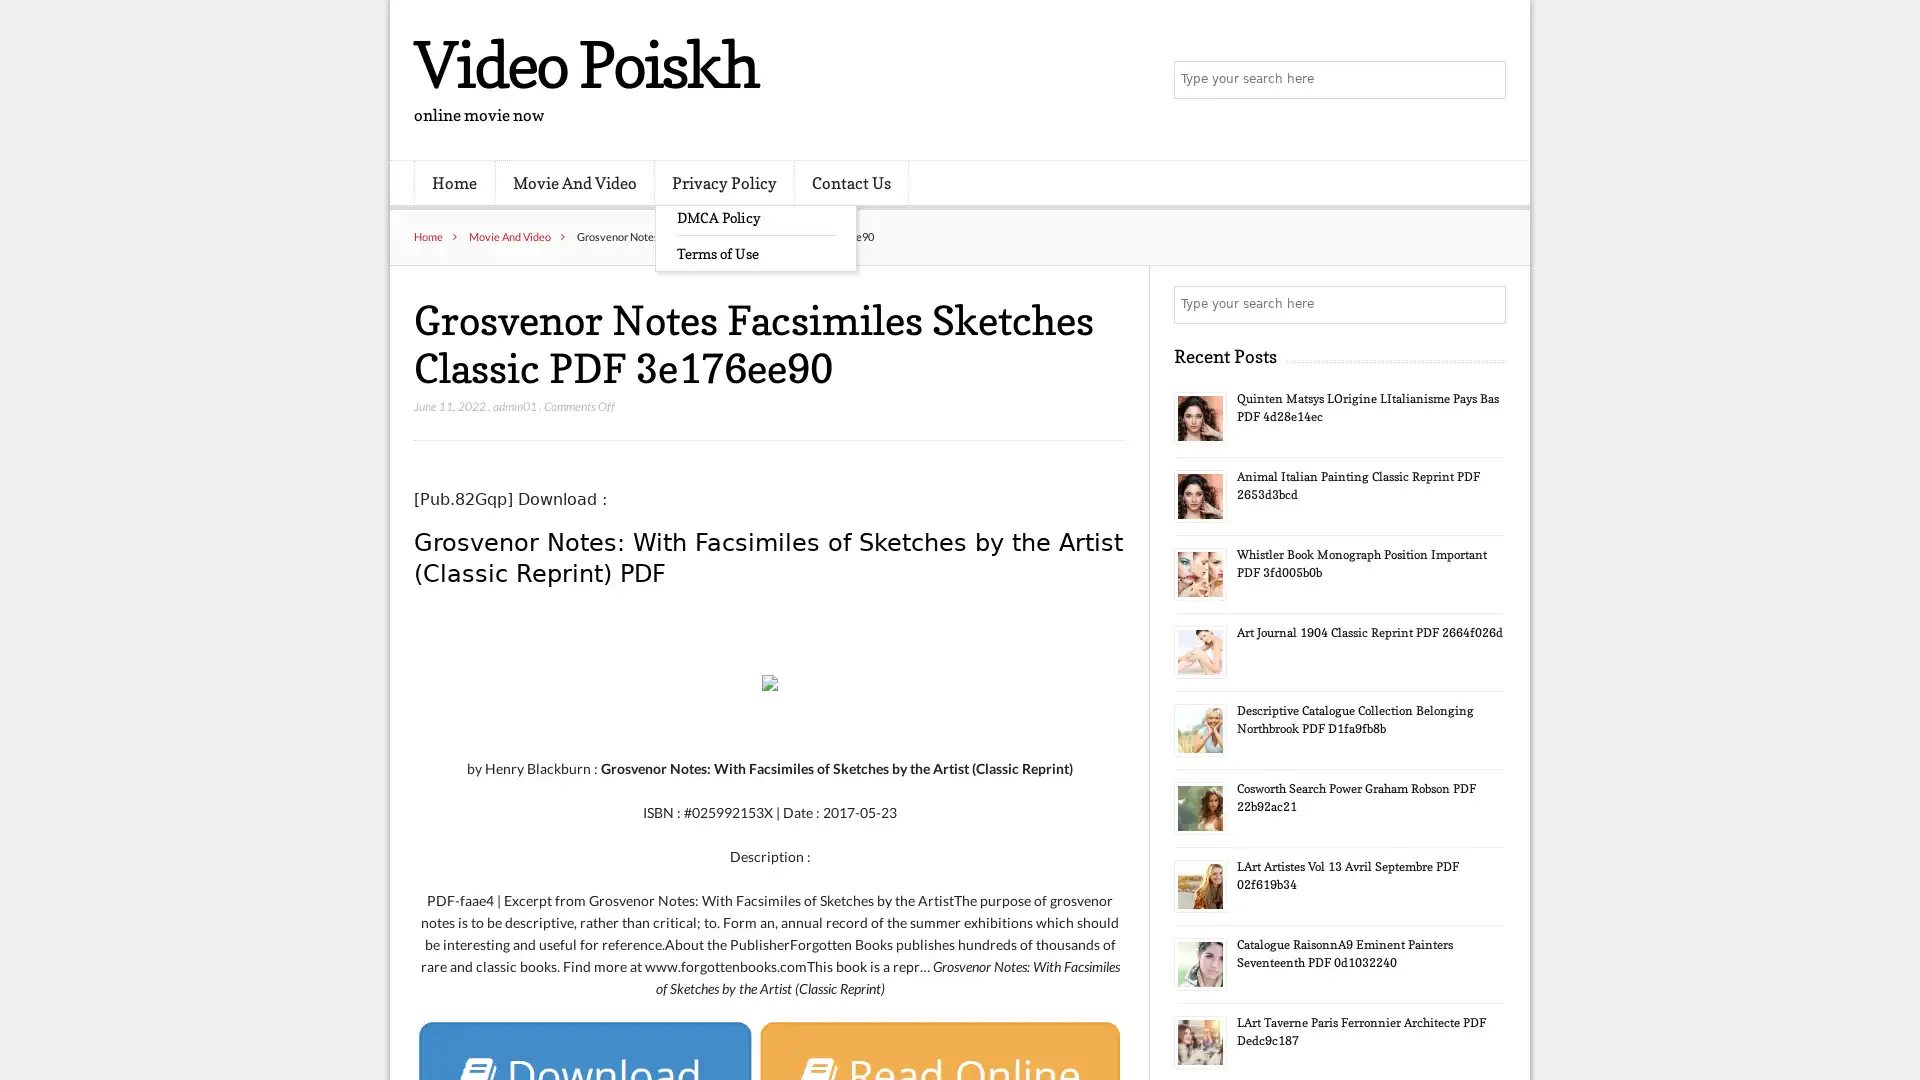 This screenshot has height=1080, width=1920. Describe the element at coordinates (1485, 80) in the screenshot. I see `Search` at that location.